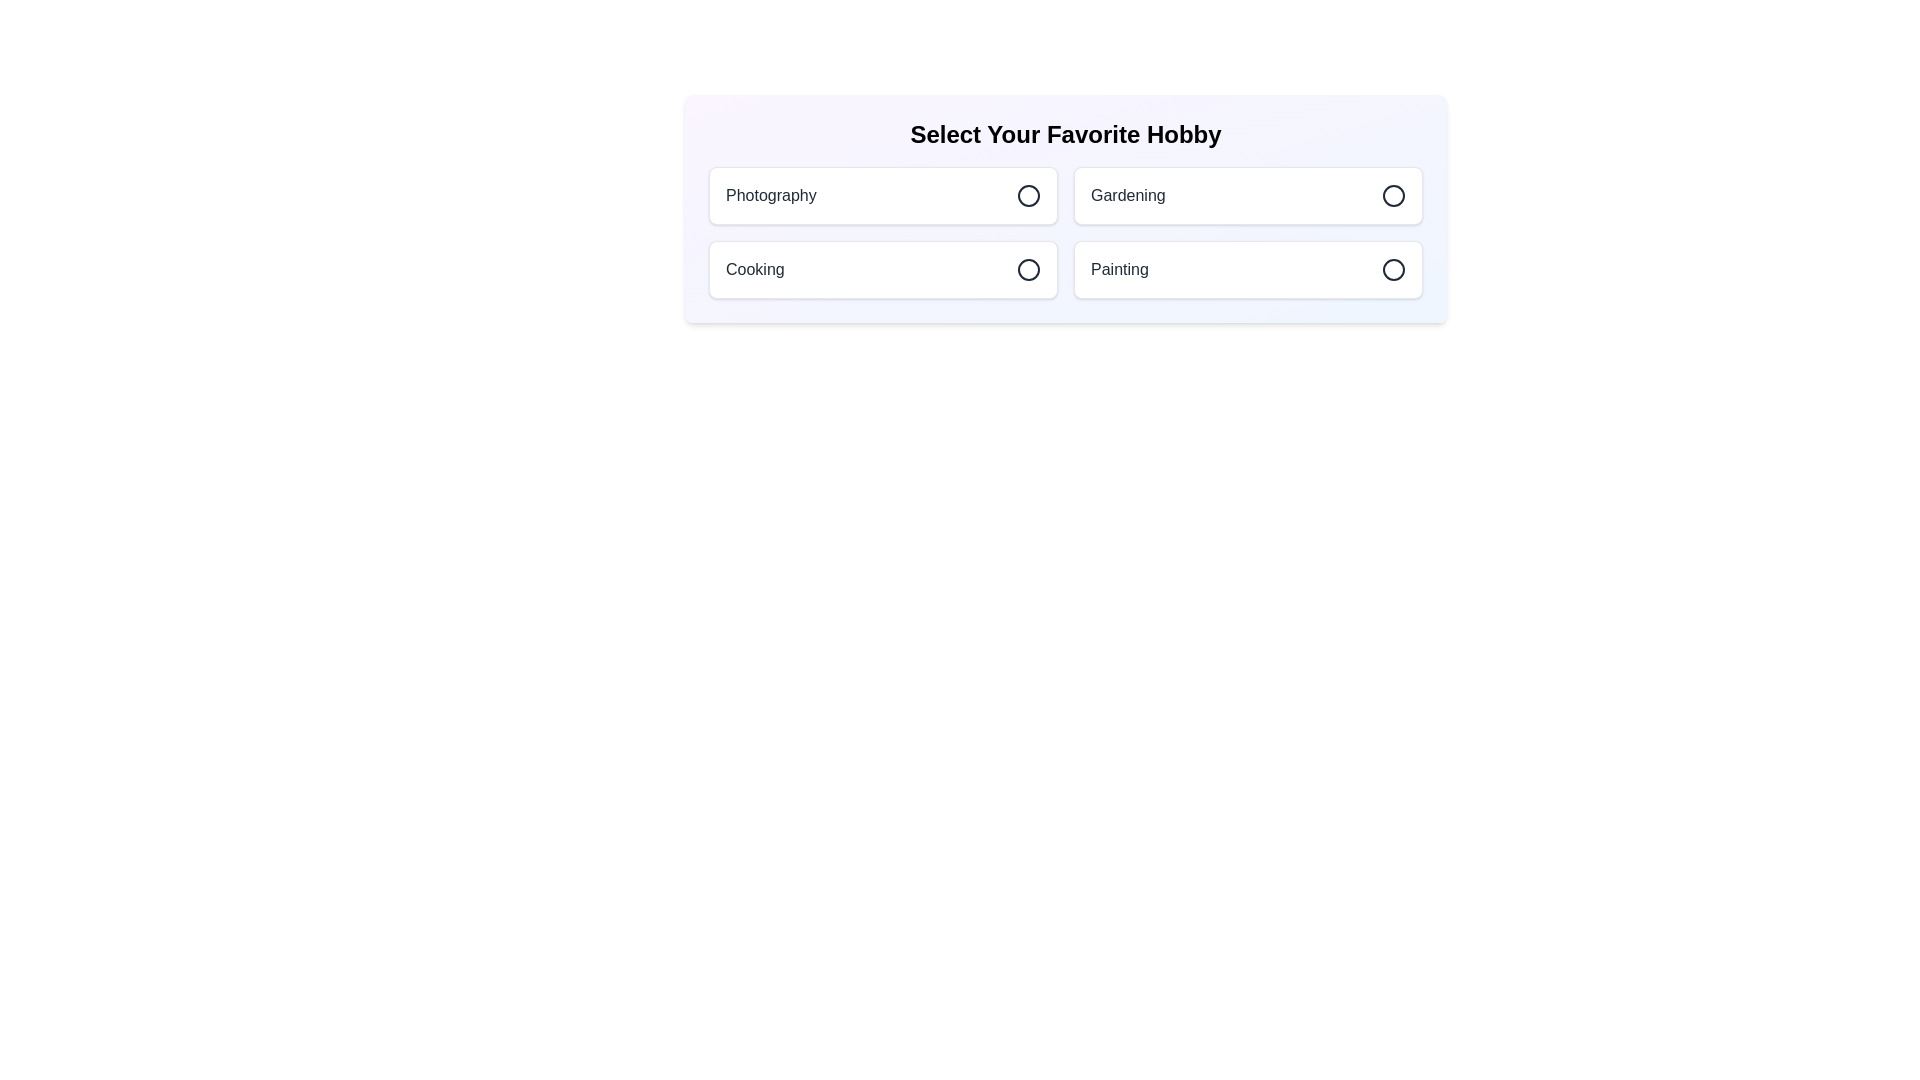 Image resolution: width=1920 pixels, height=1080 pixels. I want to click on the checkbox associated with the 'Painting' text label in the second column of the second row, so click(1118, 270).